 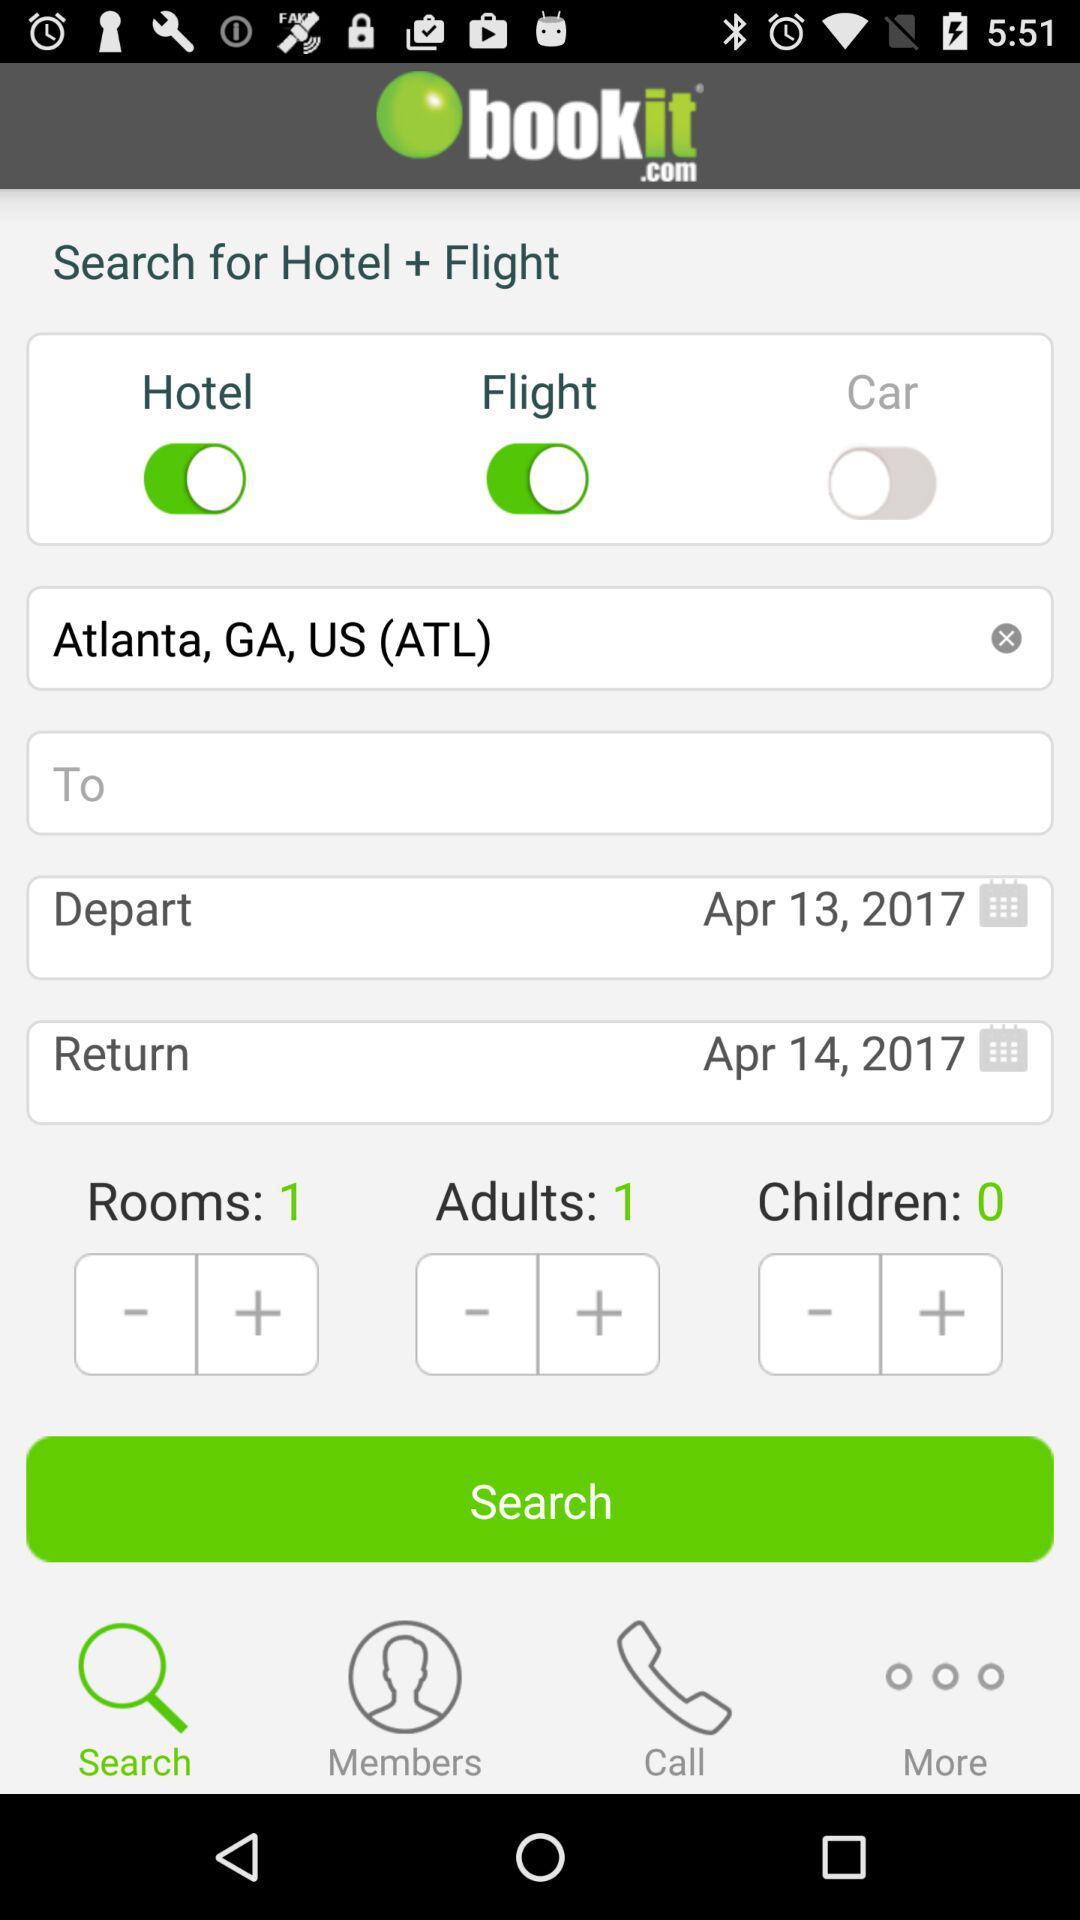 What do you see at coordinates (540, 637) in the screenshot?
I see `atlanta ga us` at bounding box center [540, 637].